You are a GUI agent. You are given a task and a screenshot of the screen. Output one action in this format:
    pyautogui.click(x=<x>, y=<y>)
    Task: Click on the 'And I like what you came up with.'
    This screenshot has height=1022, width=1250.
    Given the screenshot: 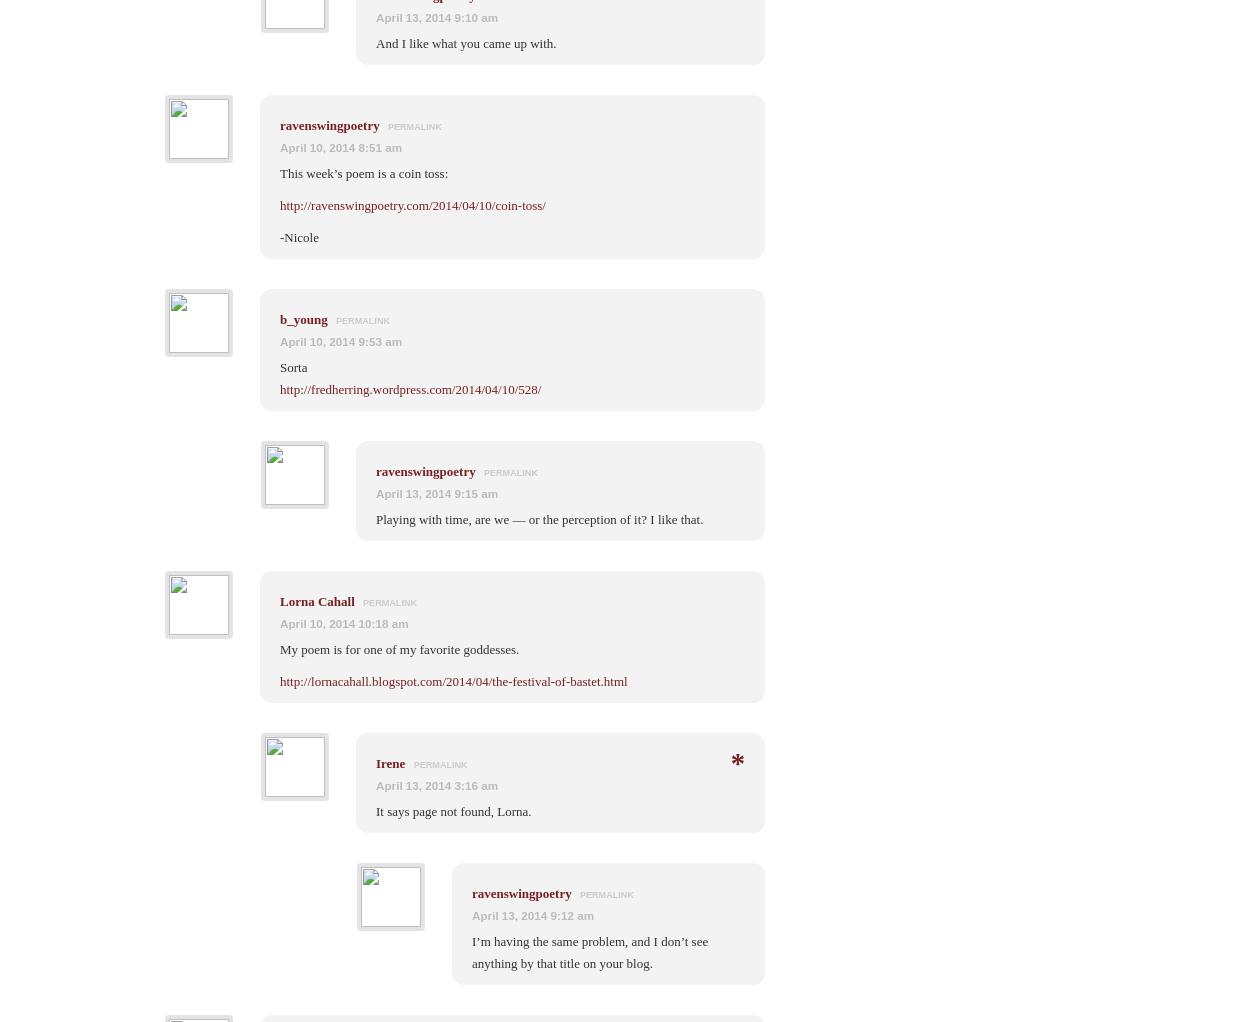 What is the action you would take?
    pyautogui.click(x=465, y=42)
    